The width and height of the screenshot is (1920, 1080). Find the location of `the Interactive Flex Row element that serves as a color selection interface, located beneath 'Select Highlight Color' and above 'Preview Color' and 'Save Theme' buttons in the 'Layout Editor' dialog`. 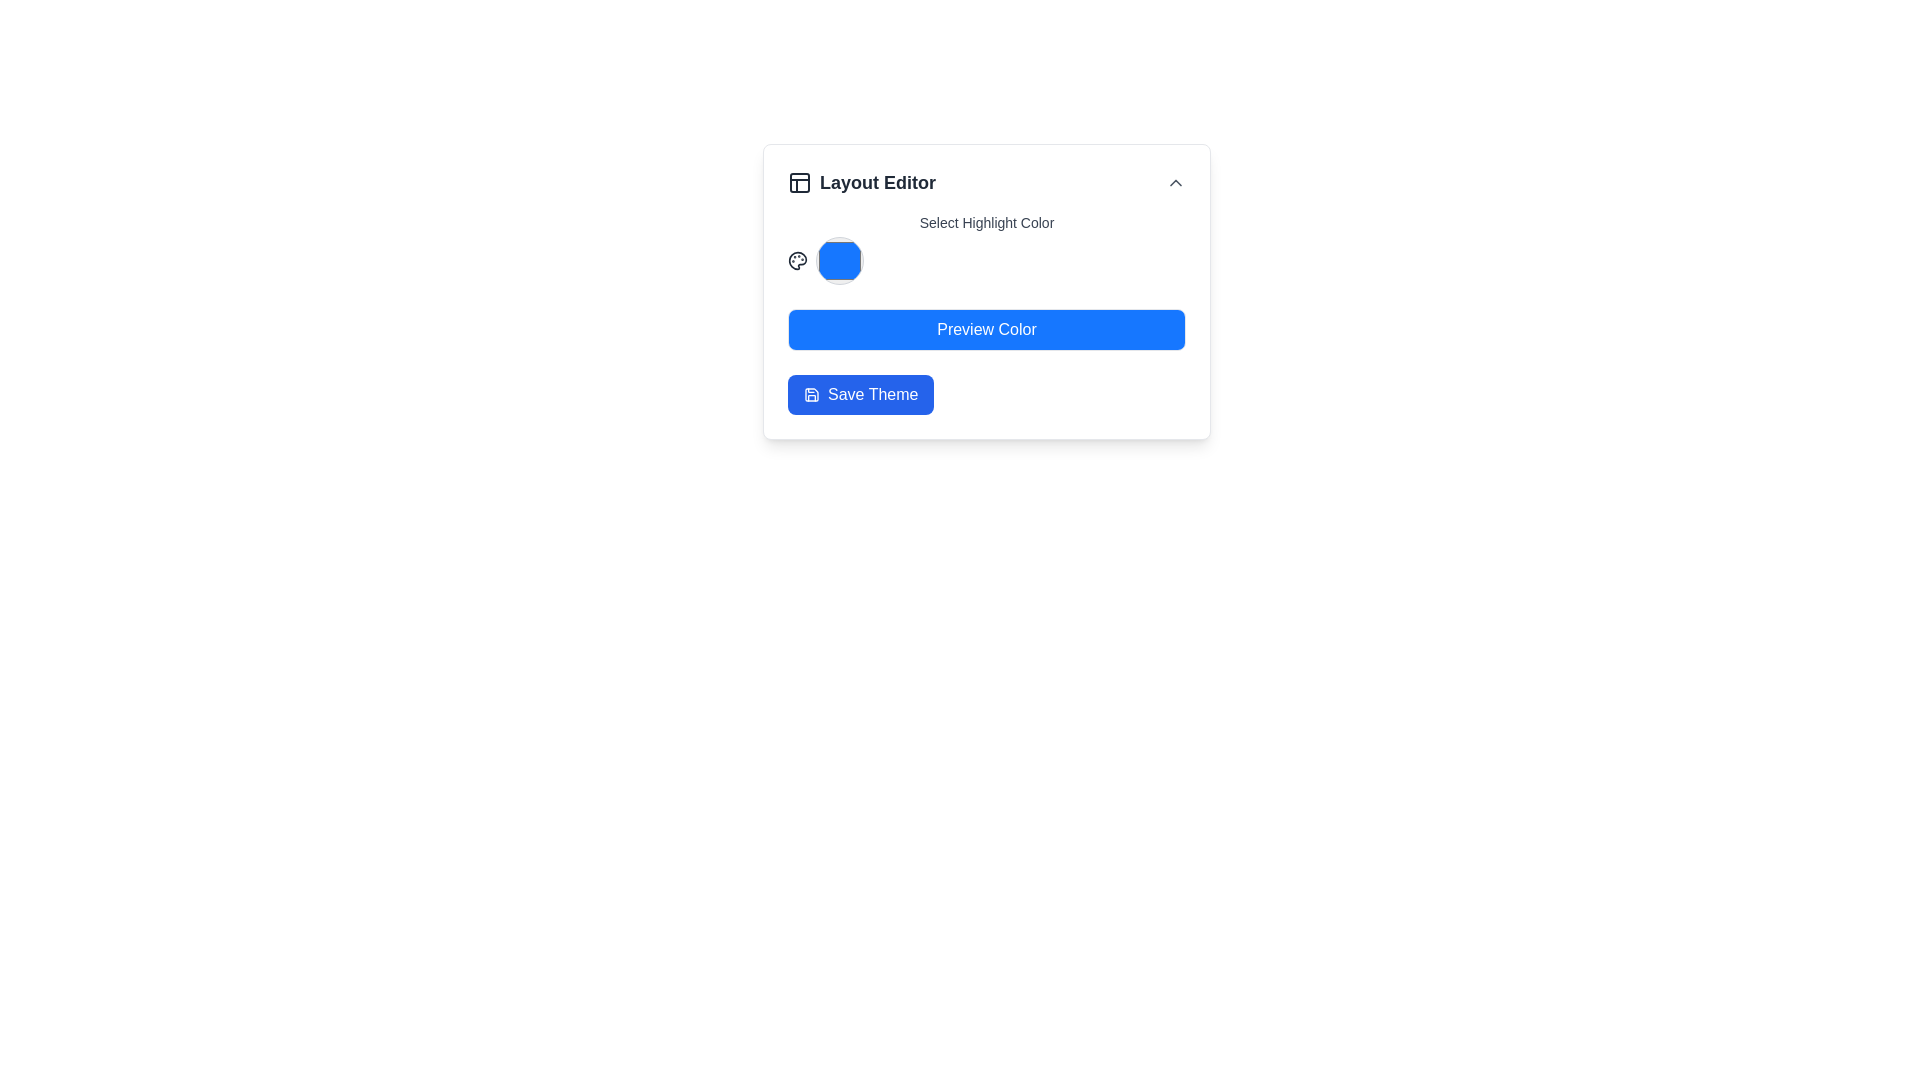

the Interactive Flex Row element that serves as a color selection interface, located beneath 'Select Highlight Color' and above 'Preview Color' and 'Save Theme' buttons in the 'Layout Editor' dialog is located at coordinates (987, 260).